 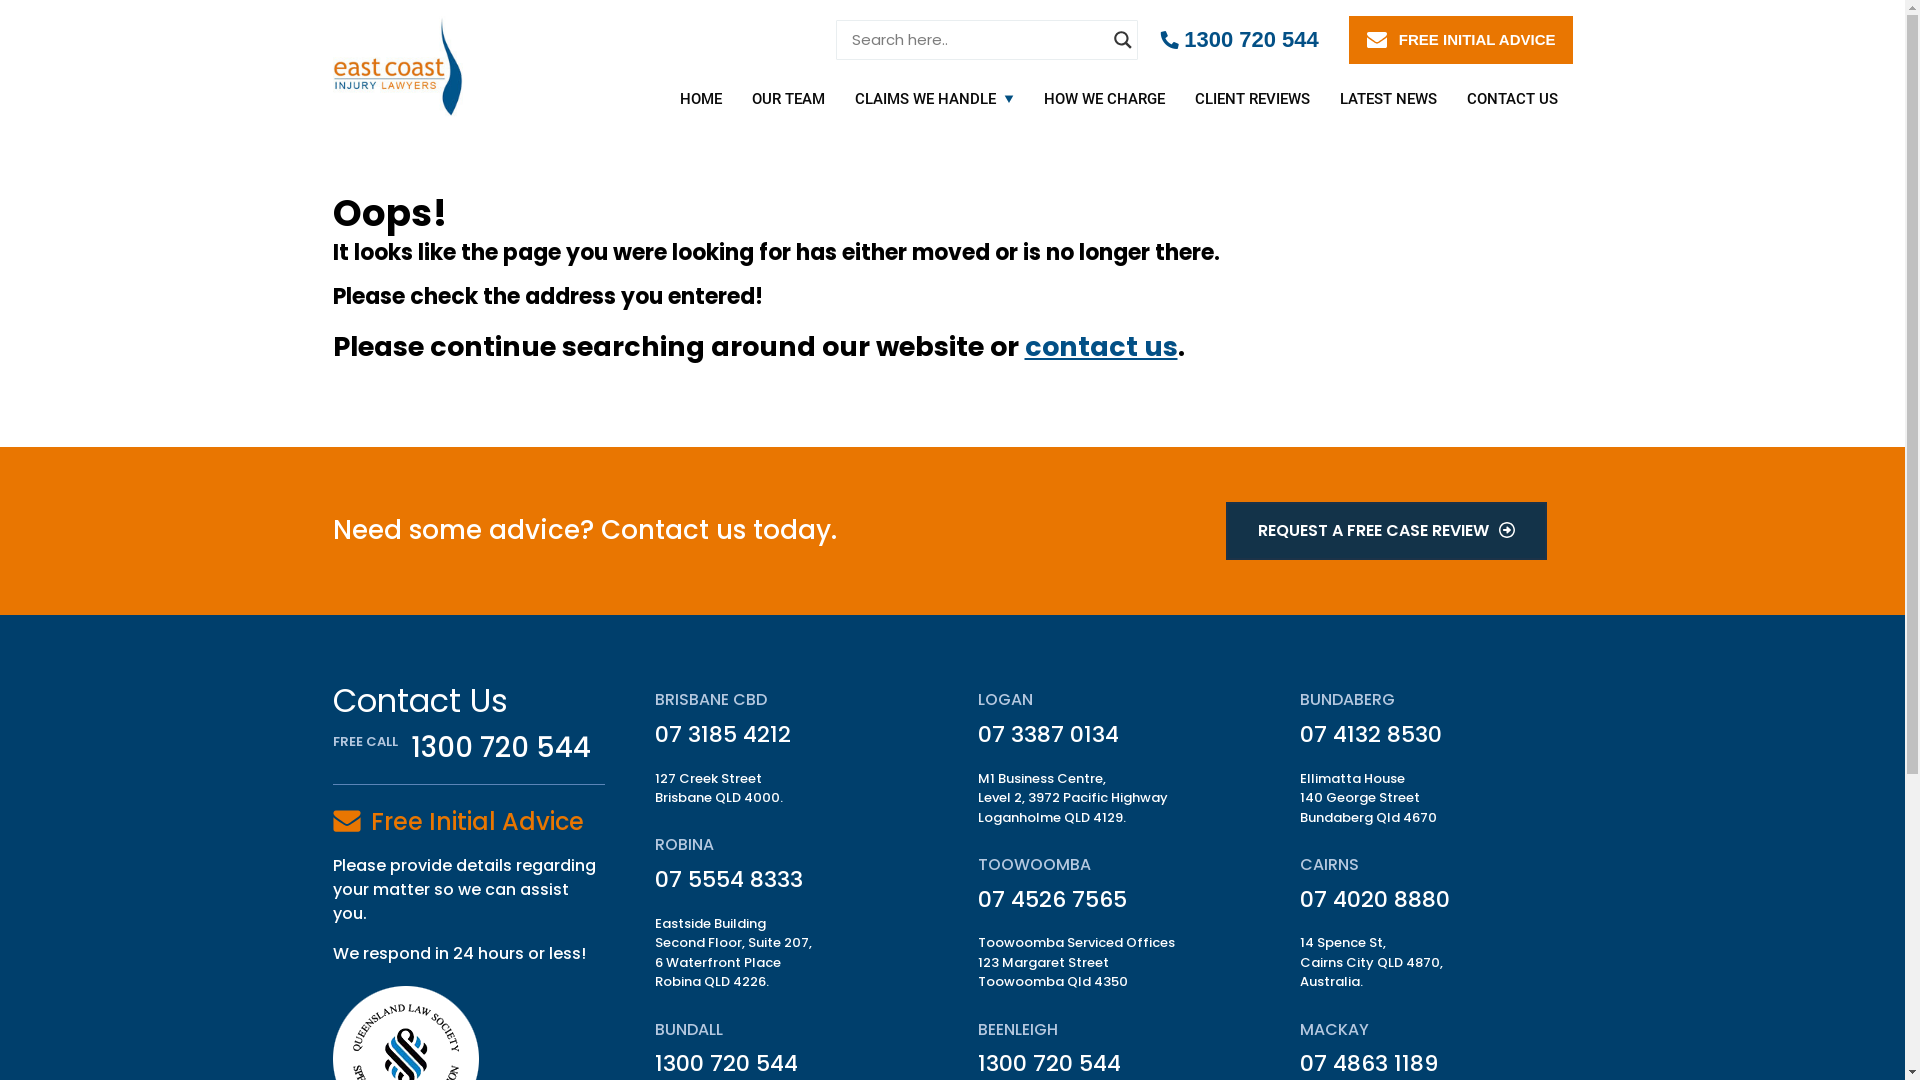 What do you see at coordinates (1367, 1062) in the screenshot?
I see `'07 4863 1189'` at bounding box center [1367, 1062].